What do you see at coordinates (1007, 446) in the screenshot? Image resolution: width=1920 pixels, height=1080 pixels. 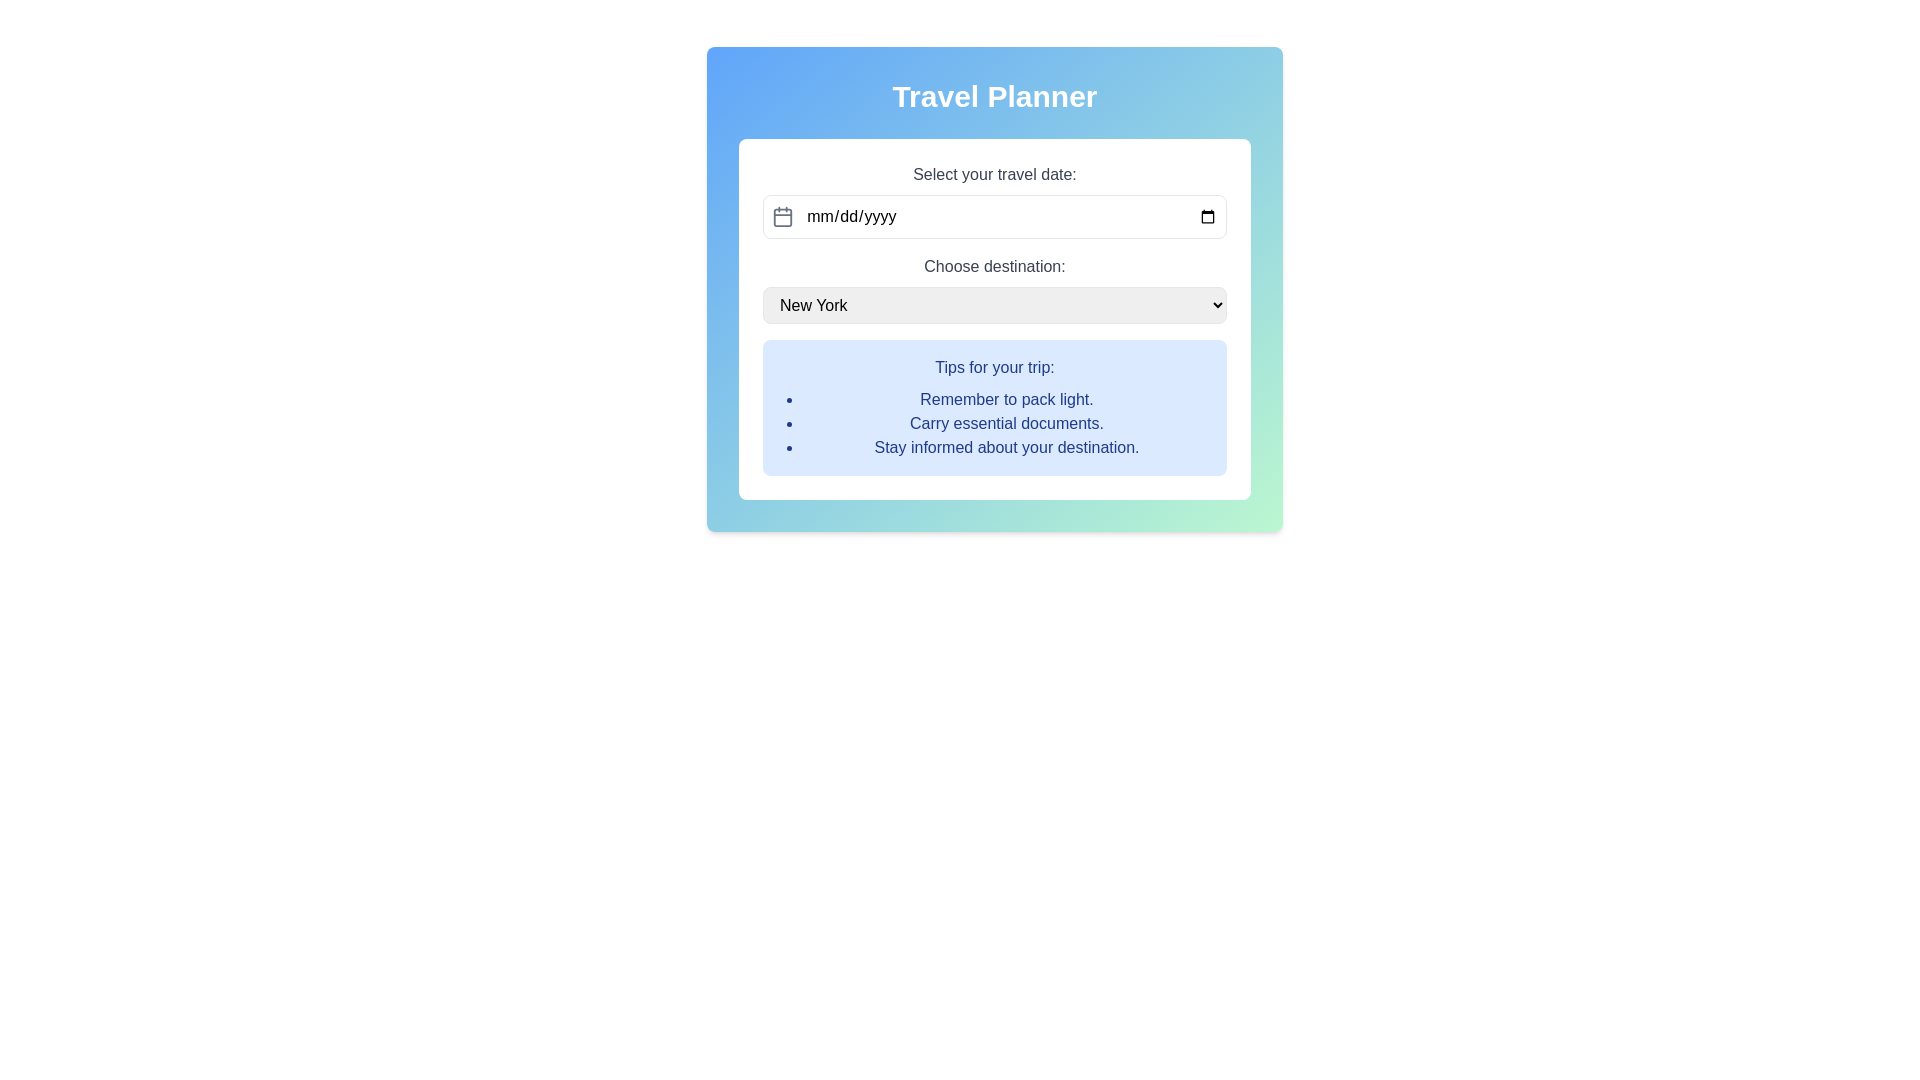 I see `the static text element that reads 'Stay informed about your destination.' which is styled in blue and located in a light blue background box as the third item under 'Tips for your trip.'` at bounding box center [1007, 446].